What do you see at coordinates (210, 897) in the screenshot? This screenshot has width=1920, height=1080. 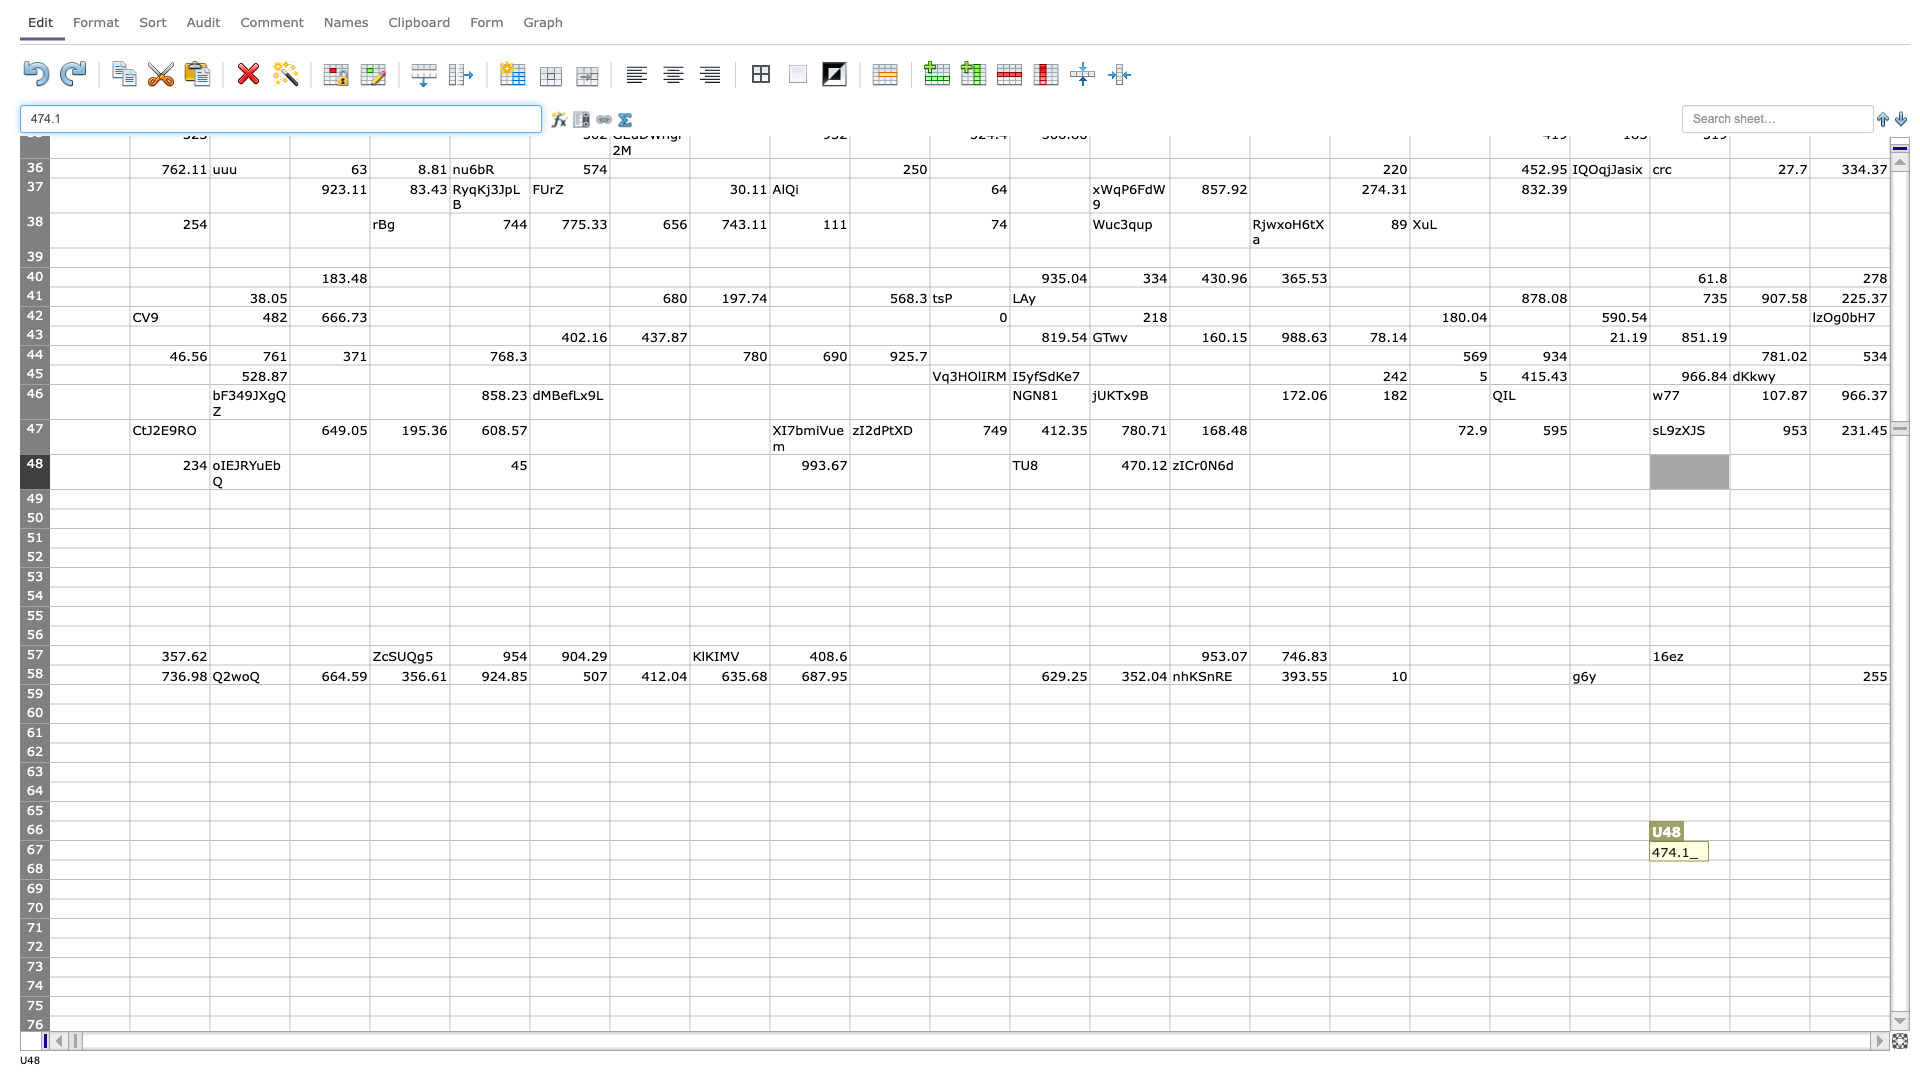 I see `Bottom right corner of cell B-69` at bounding box center [210, 897].